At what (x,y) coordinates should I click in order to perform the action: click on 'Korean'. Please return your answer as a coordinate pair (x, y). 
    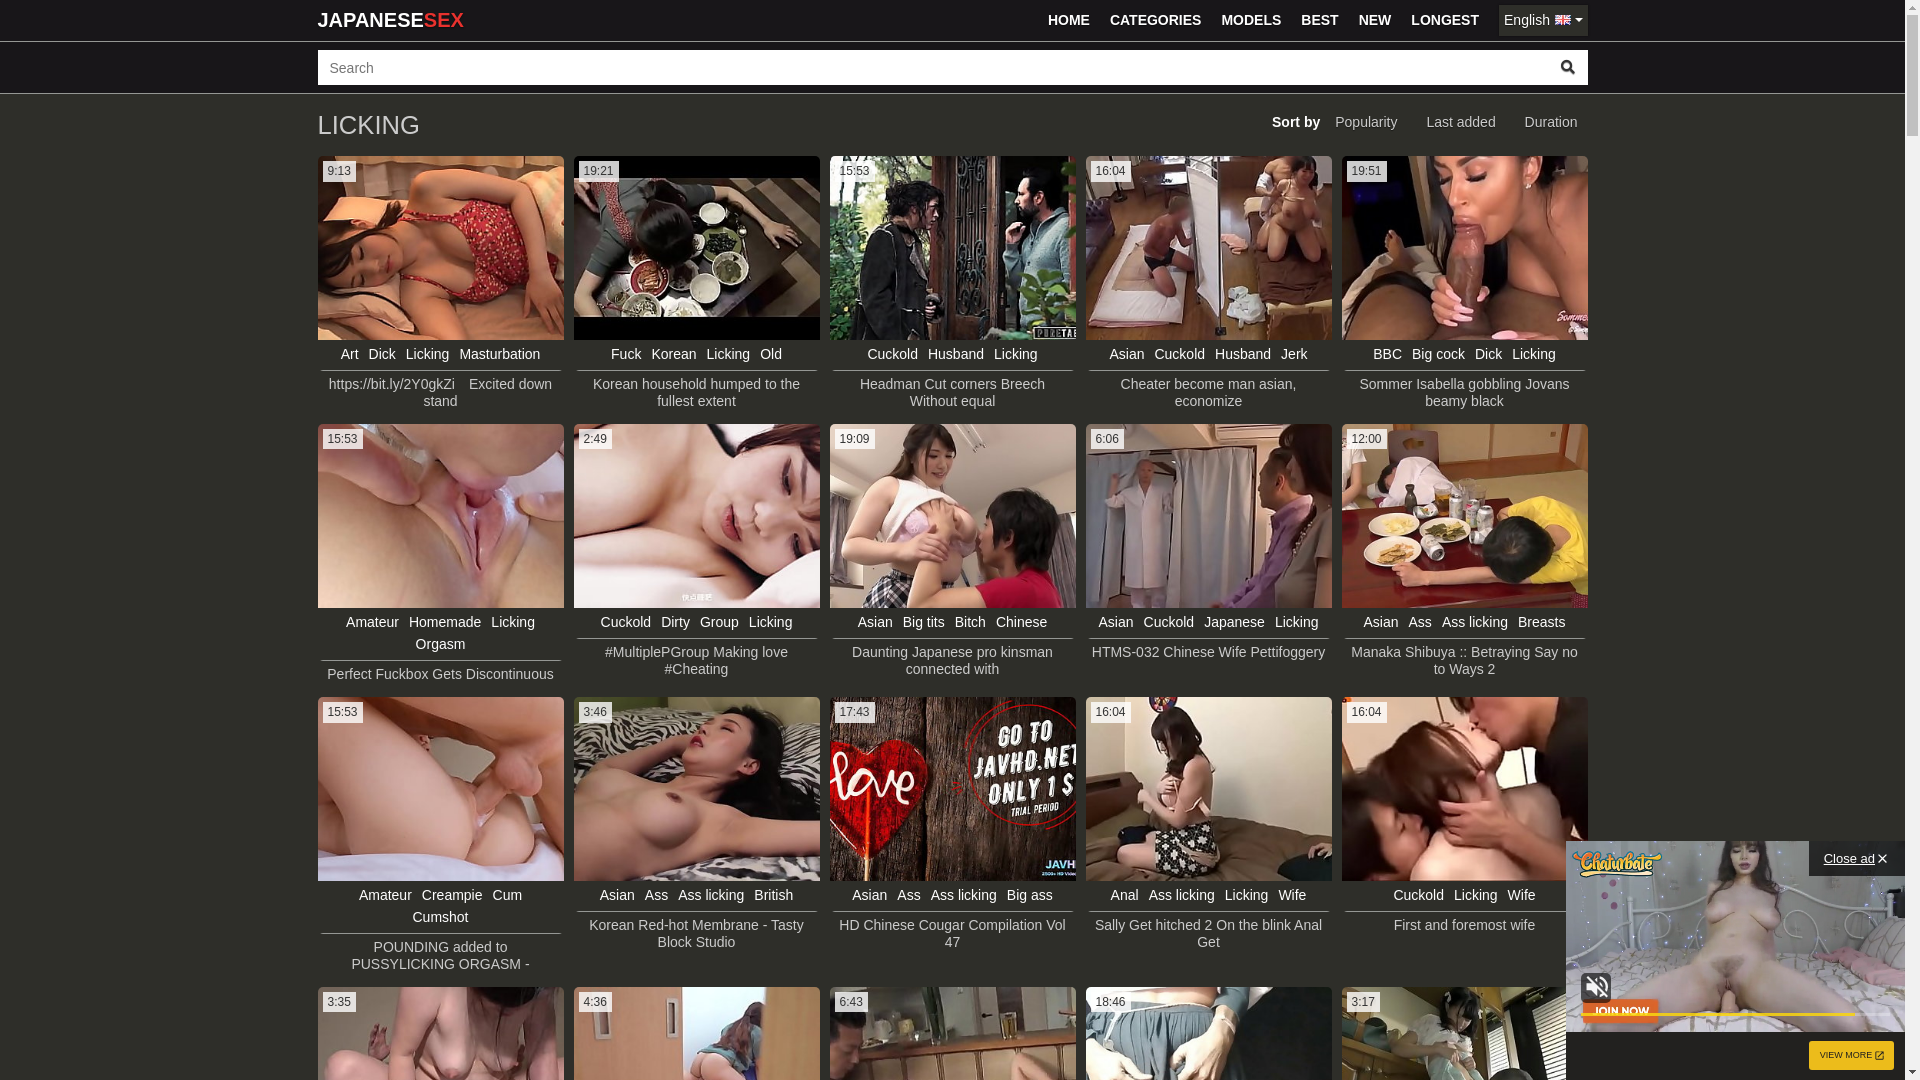
    Looking at the image, I should click on (673, 353).